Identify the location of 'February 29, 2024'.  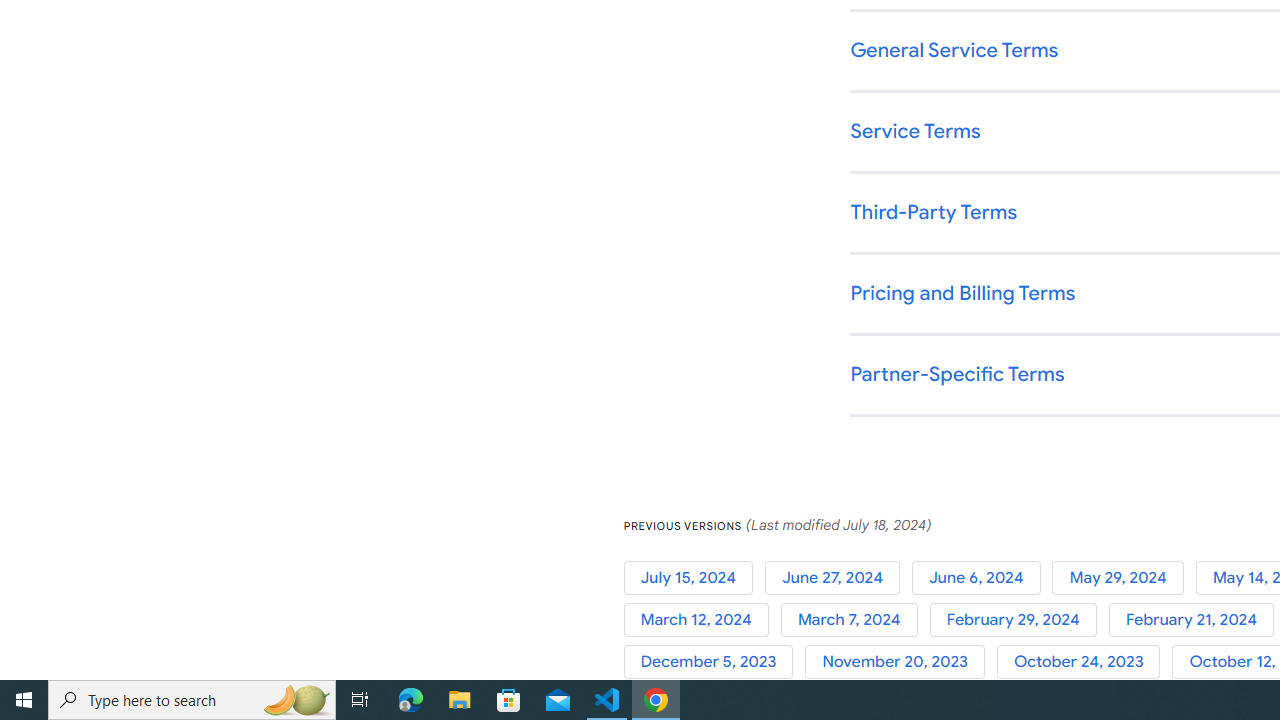
(1018, 619).